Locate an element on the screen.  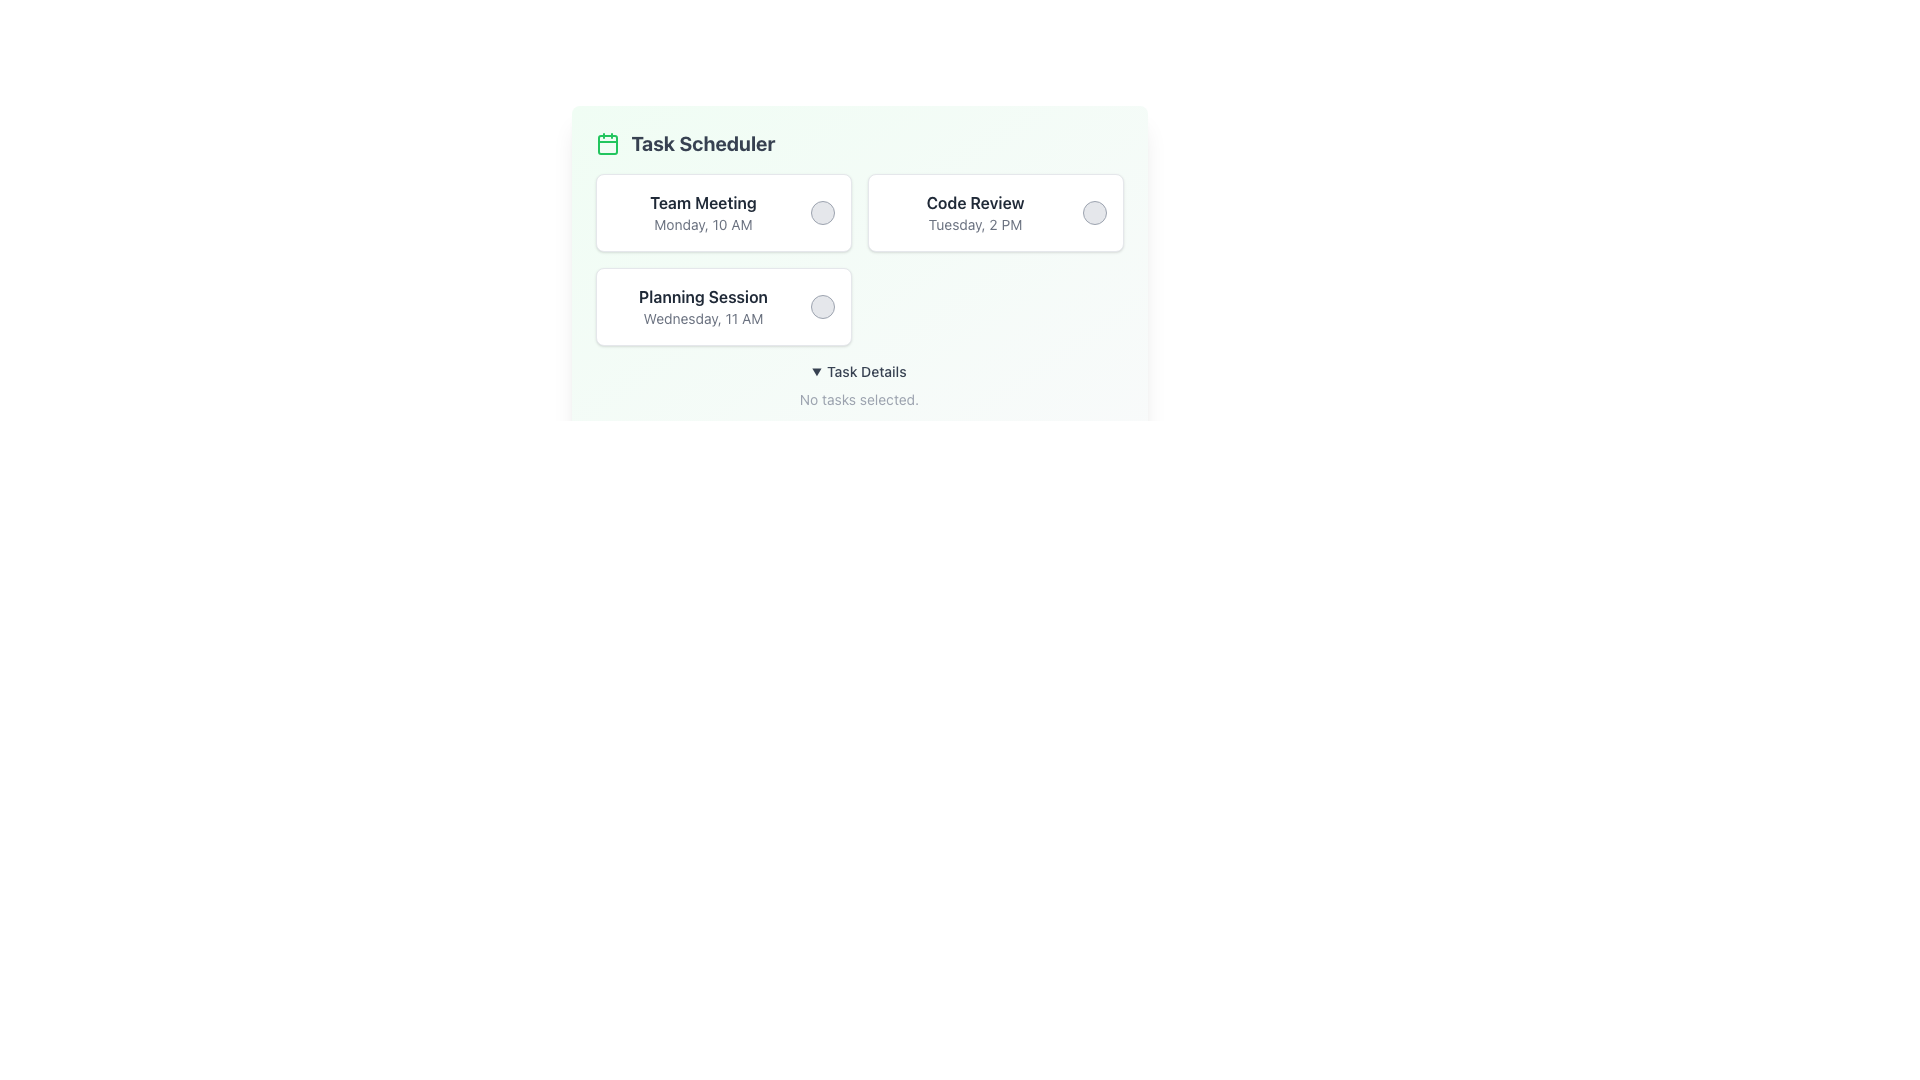
bold text 'Team Meeting' from the top line of the text label in the event box within the 'Task Scheduler' section is located at coordinates (703, 203).